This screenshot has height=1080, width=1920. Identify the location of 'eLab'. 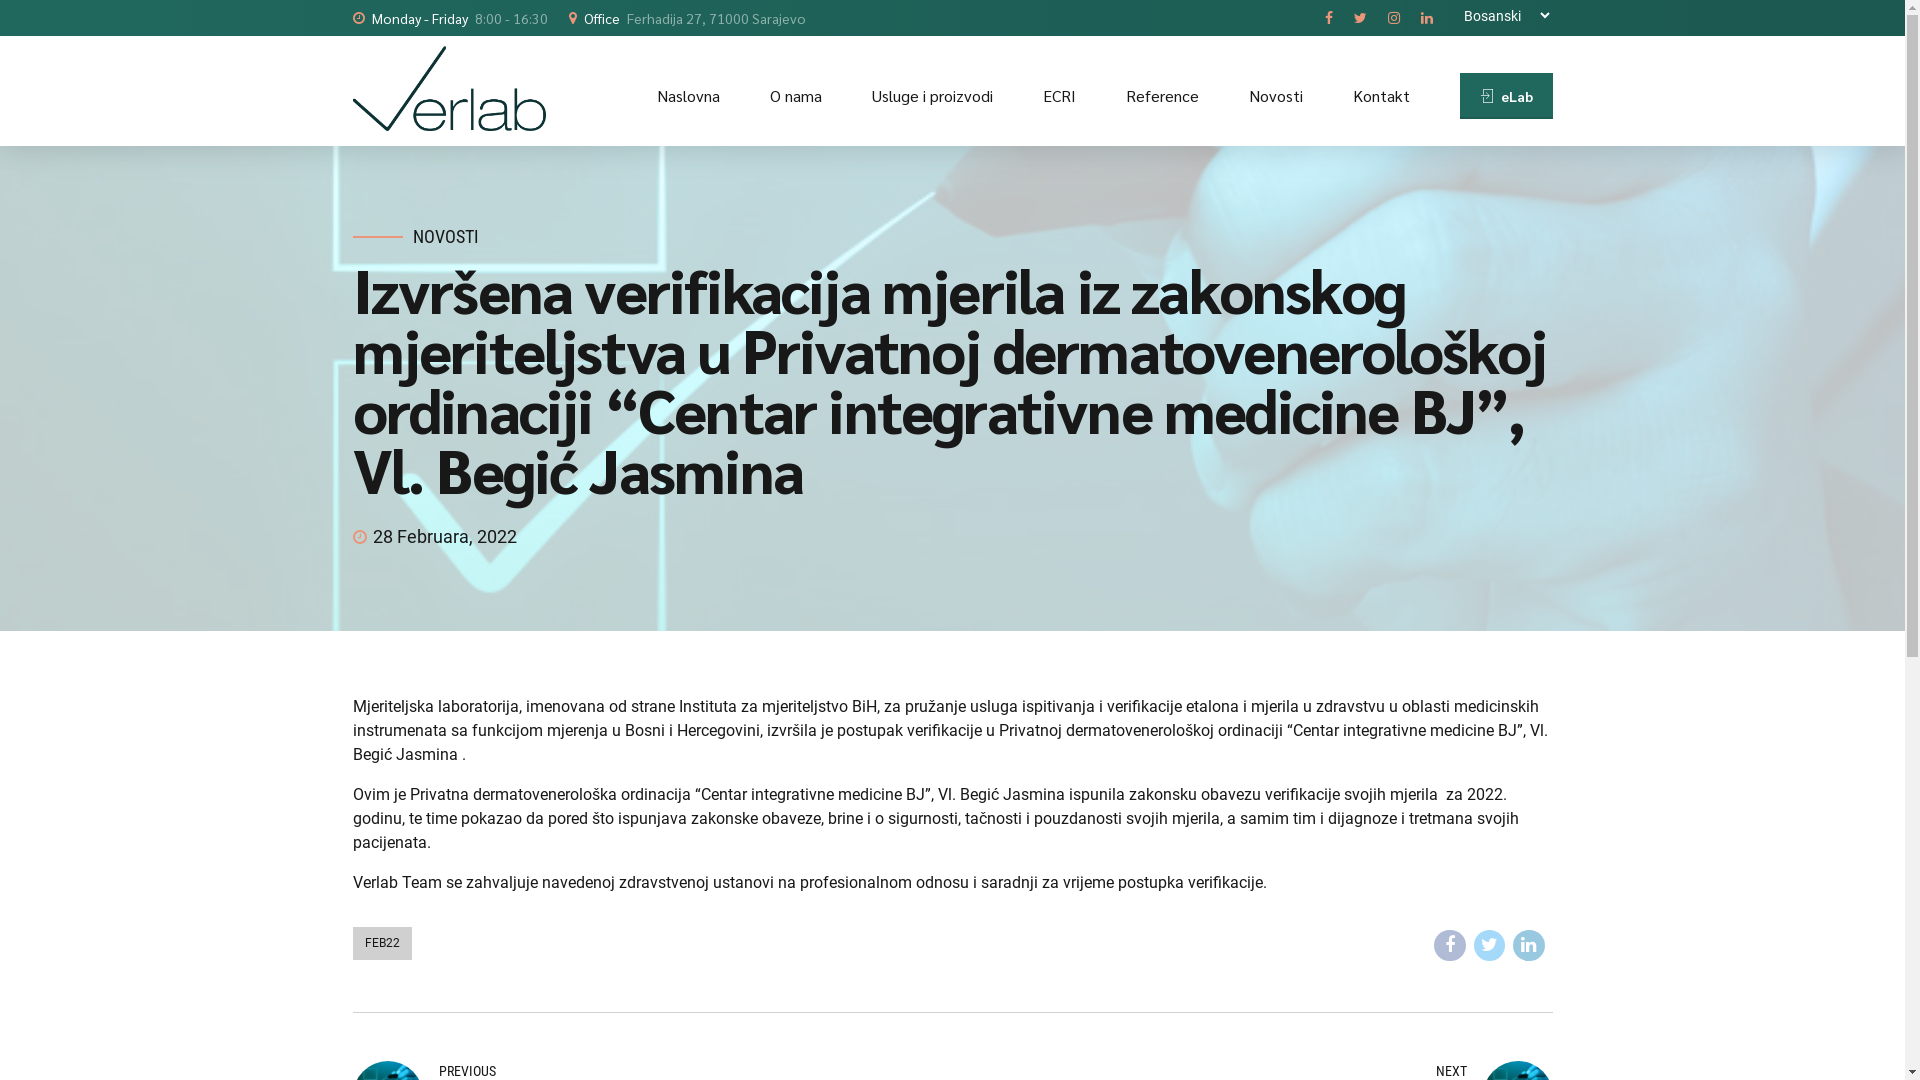
(1506, 96).